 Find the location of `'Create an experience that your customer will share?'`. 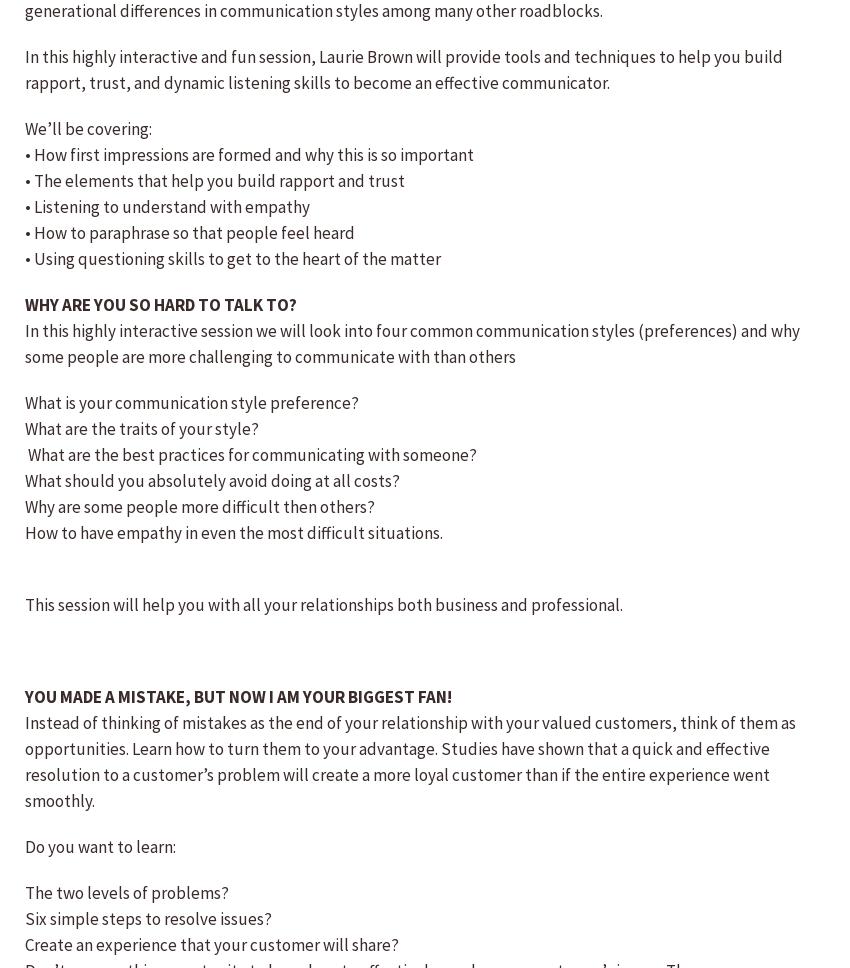

'Create an experience that your customer will share?' is located at coordinates (210, 943).